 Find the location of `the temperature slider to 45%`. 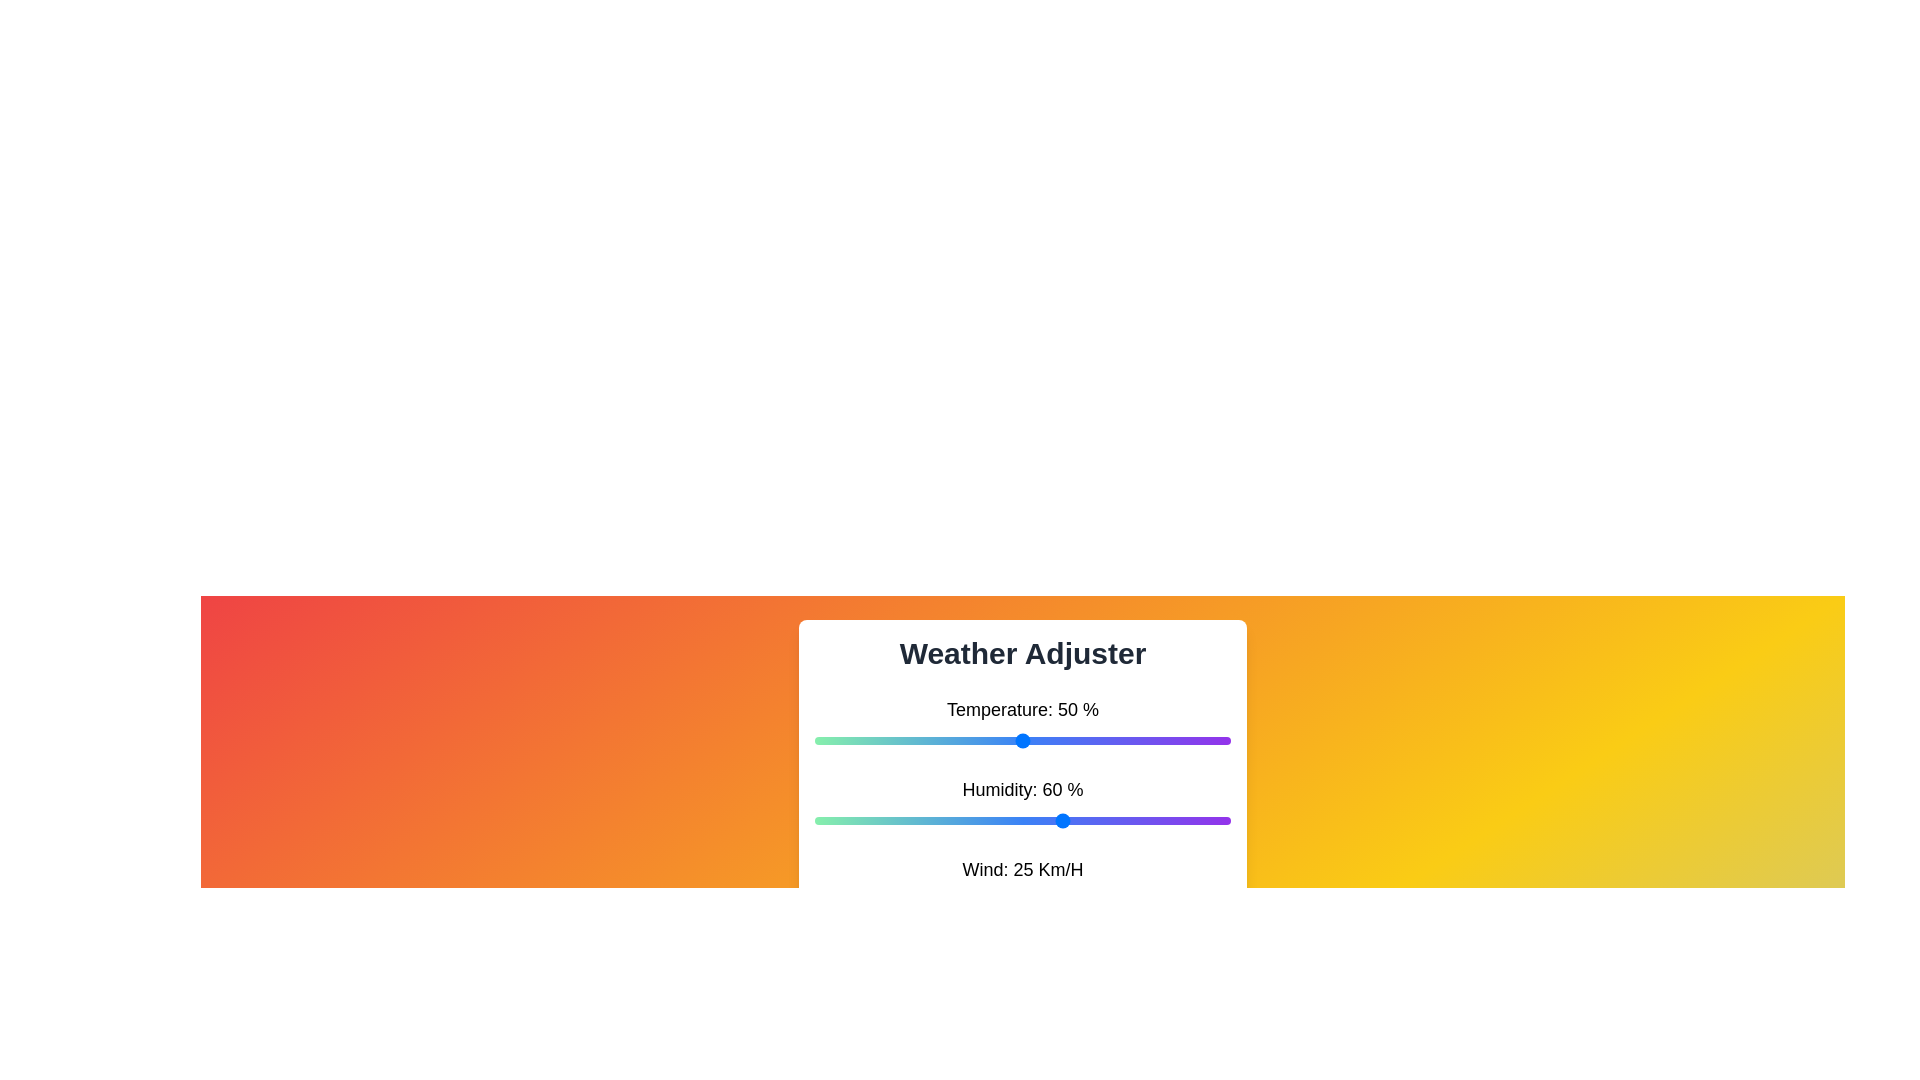

the temperature slider to 45% is located at coordinates (1002, 740).